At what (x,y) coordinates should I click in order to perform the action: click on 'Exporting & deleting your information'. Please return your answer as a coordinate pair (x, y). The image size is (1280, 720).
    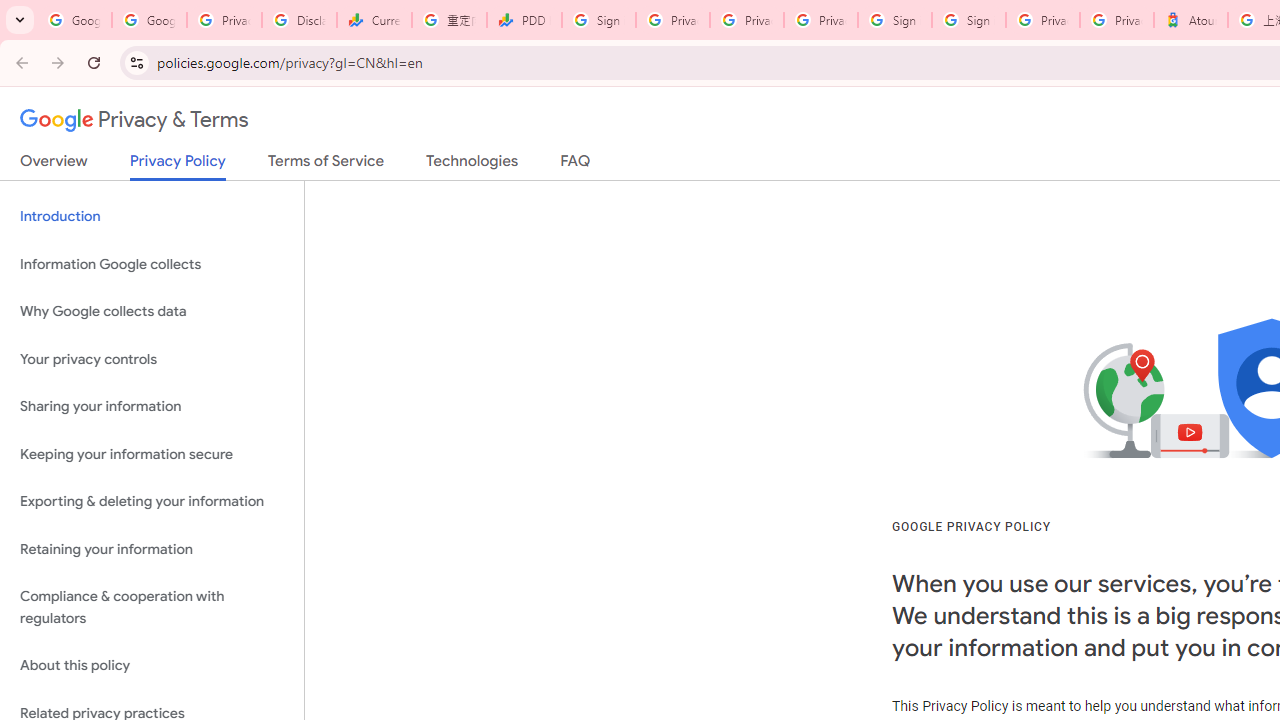
    Looking at the image, I should click on (151, 501).